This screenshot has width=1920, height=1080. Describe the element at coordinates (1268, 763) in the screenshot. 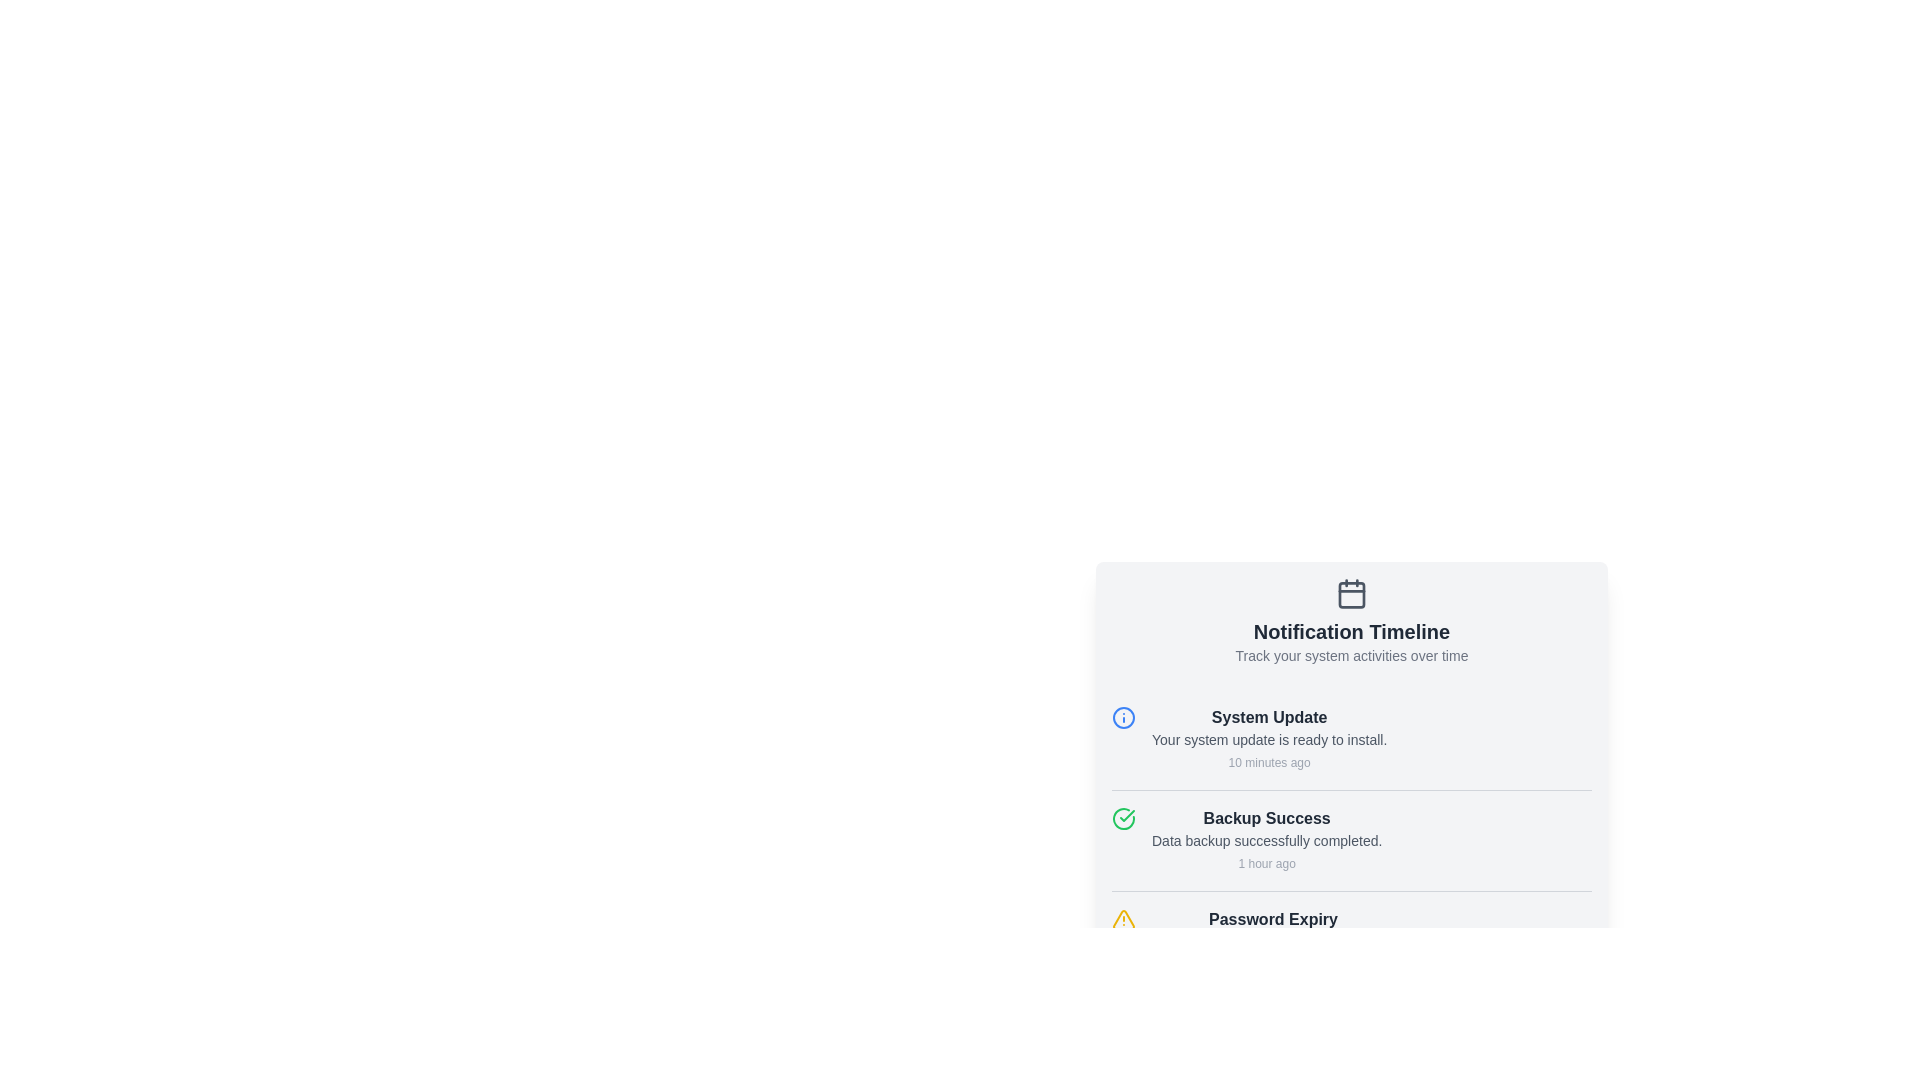

I see `the static text label displaying '10 minutes ago', which is located below the 'Your system update is ready to install.' text in the notification timeline interface` at that location.